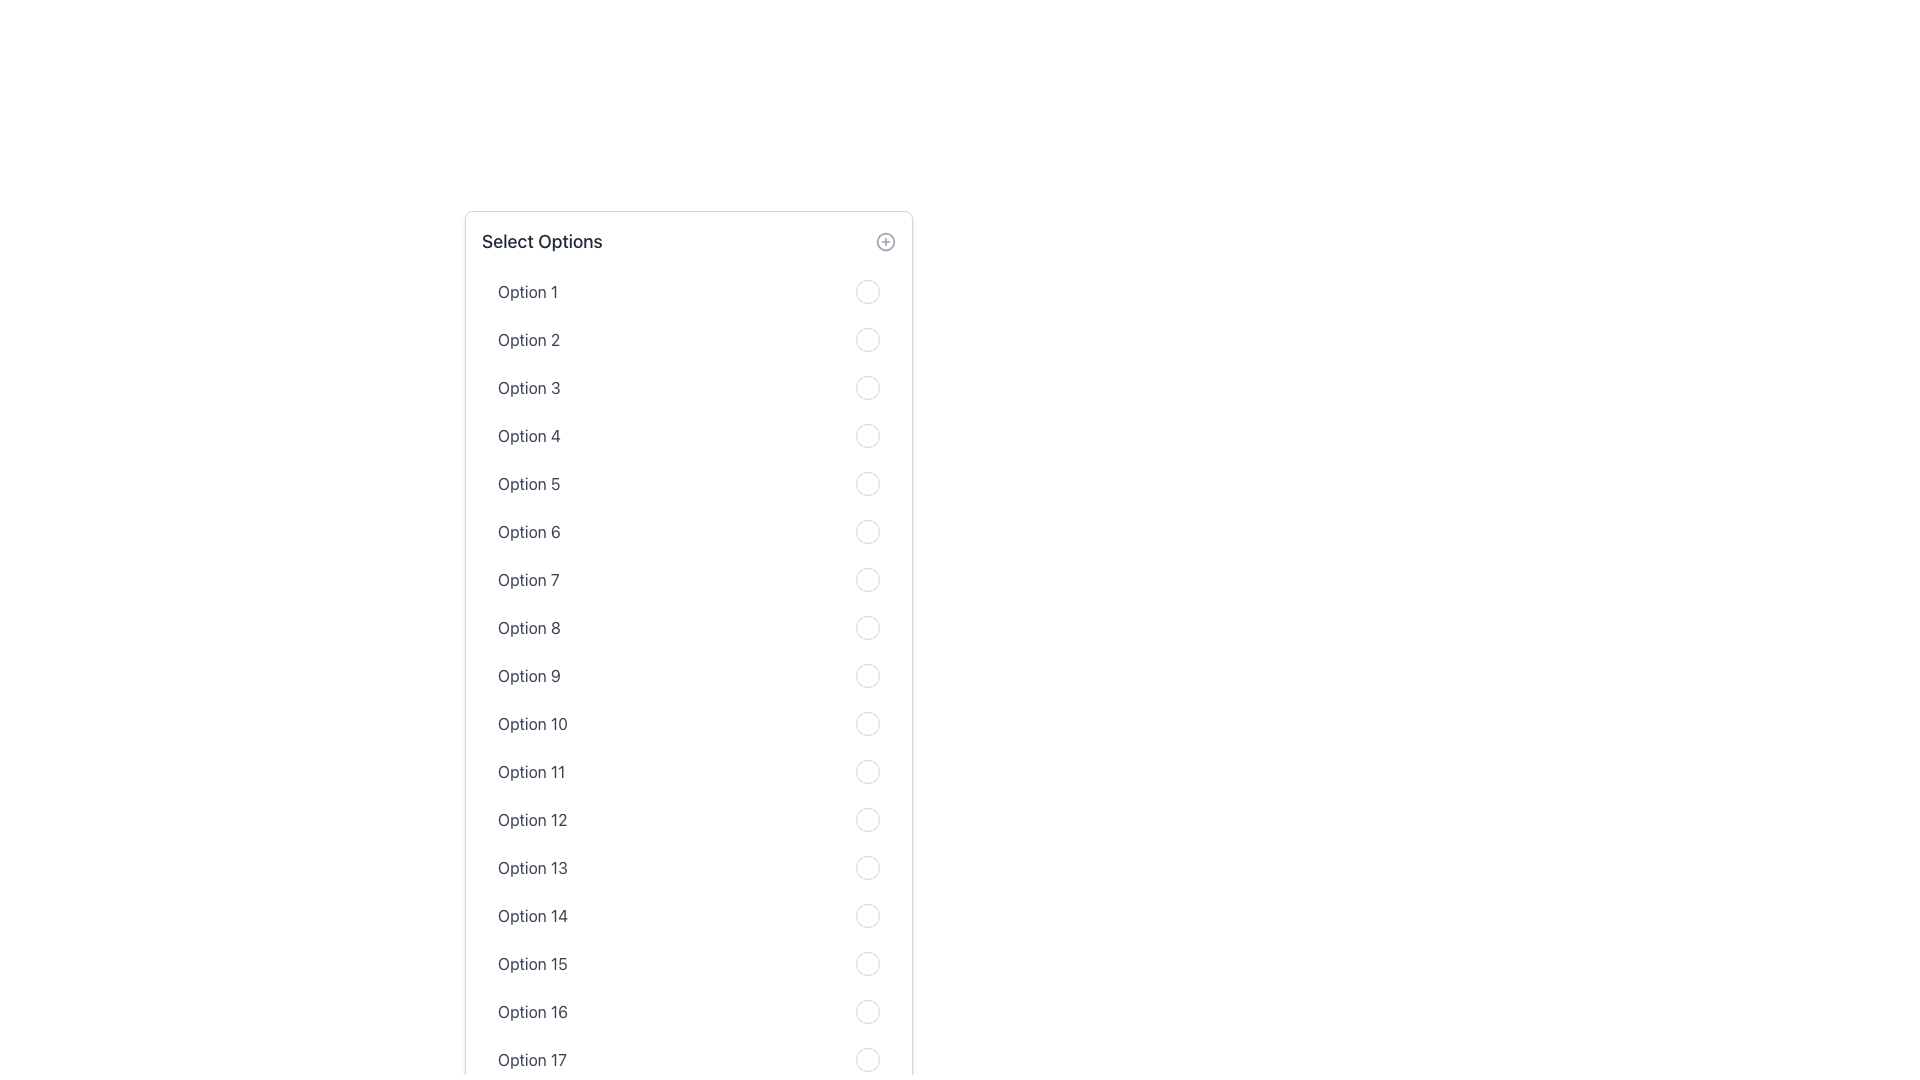 Image resolution: width=1920 pixels, height=1080 pixels. I want to click on the decorative SVG circle element located at the top-right corner of the interface, adjacent to the title text 'Select Options', so click(885, 241).